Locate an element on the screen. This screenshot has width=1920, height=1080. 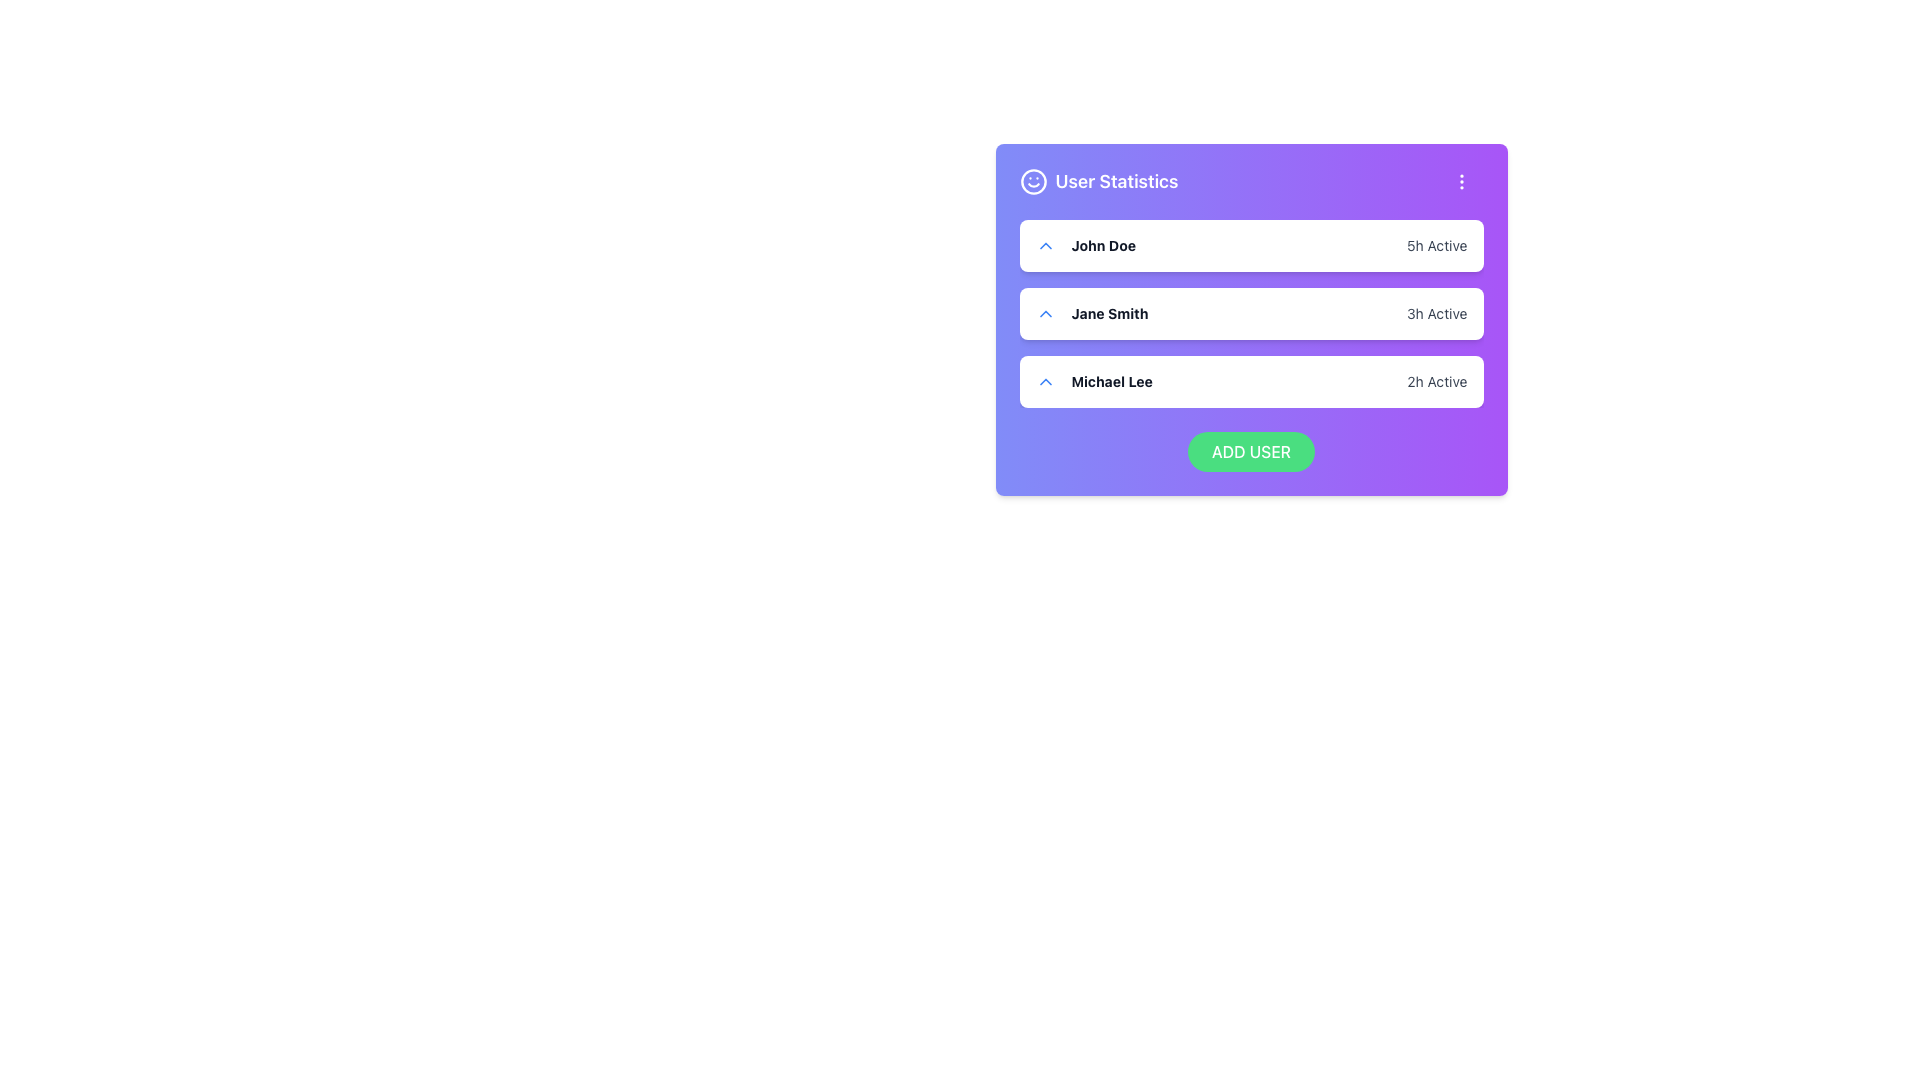
the third entry in the list, which contains the text 'Michael Lee' and '2h Active', displayed on a purple gradient background with rounded corners and an arrow icon on the left side is located at coordinates (1250, 362).